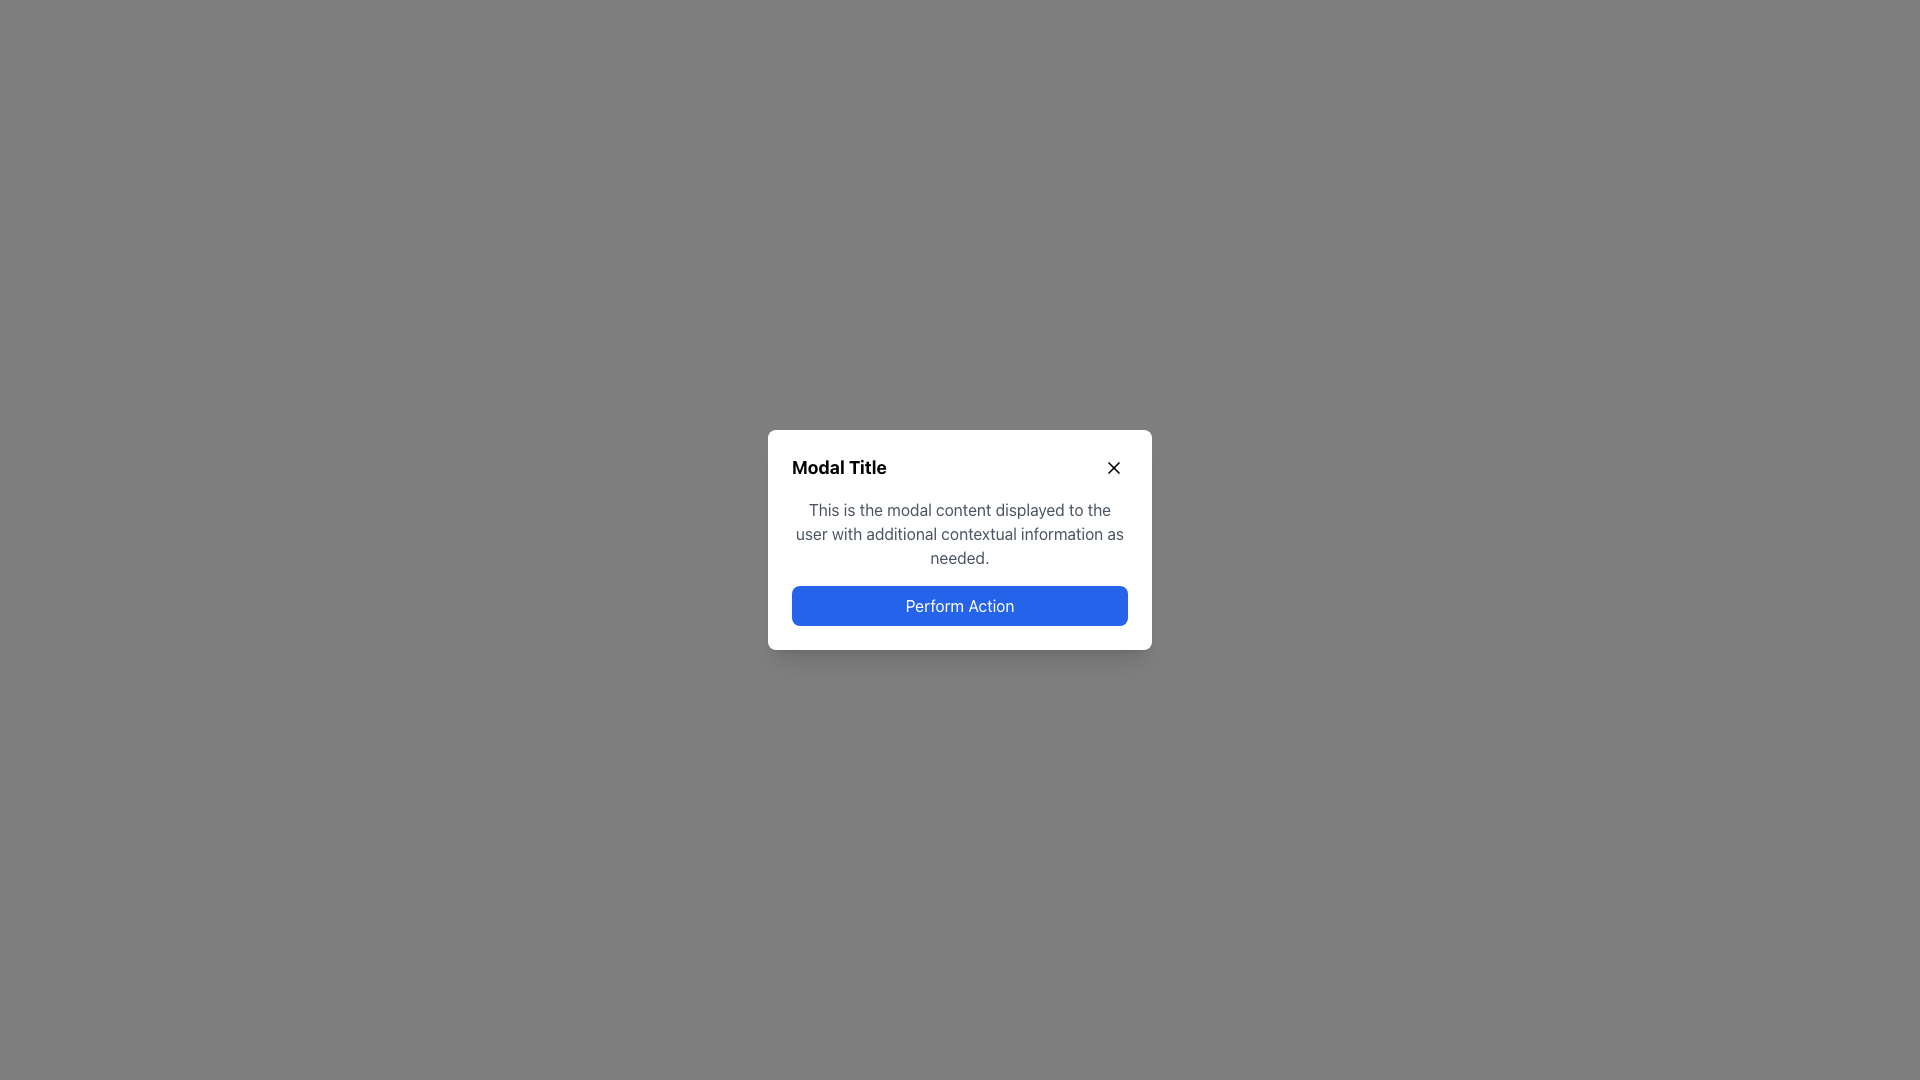  What do you see at coordinates (960, 532) in the screenshot?
I see `the text block that contains the message 'This is the modal content displayed to the user with additional contextual information as needed.' positioned centrally within the modal, below the title area and above the action button` at bounding box center [960, 532].